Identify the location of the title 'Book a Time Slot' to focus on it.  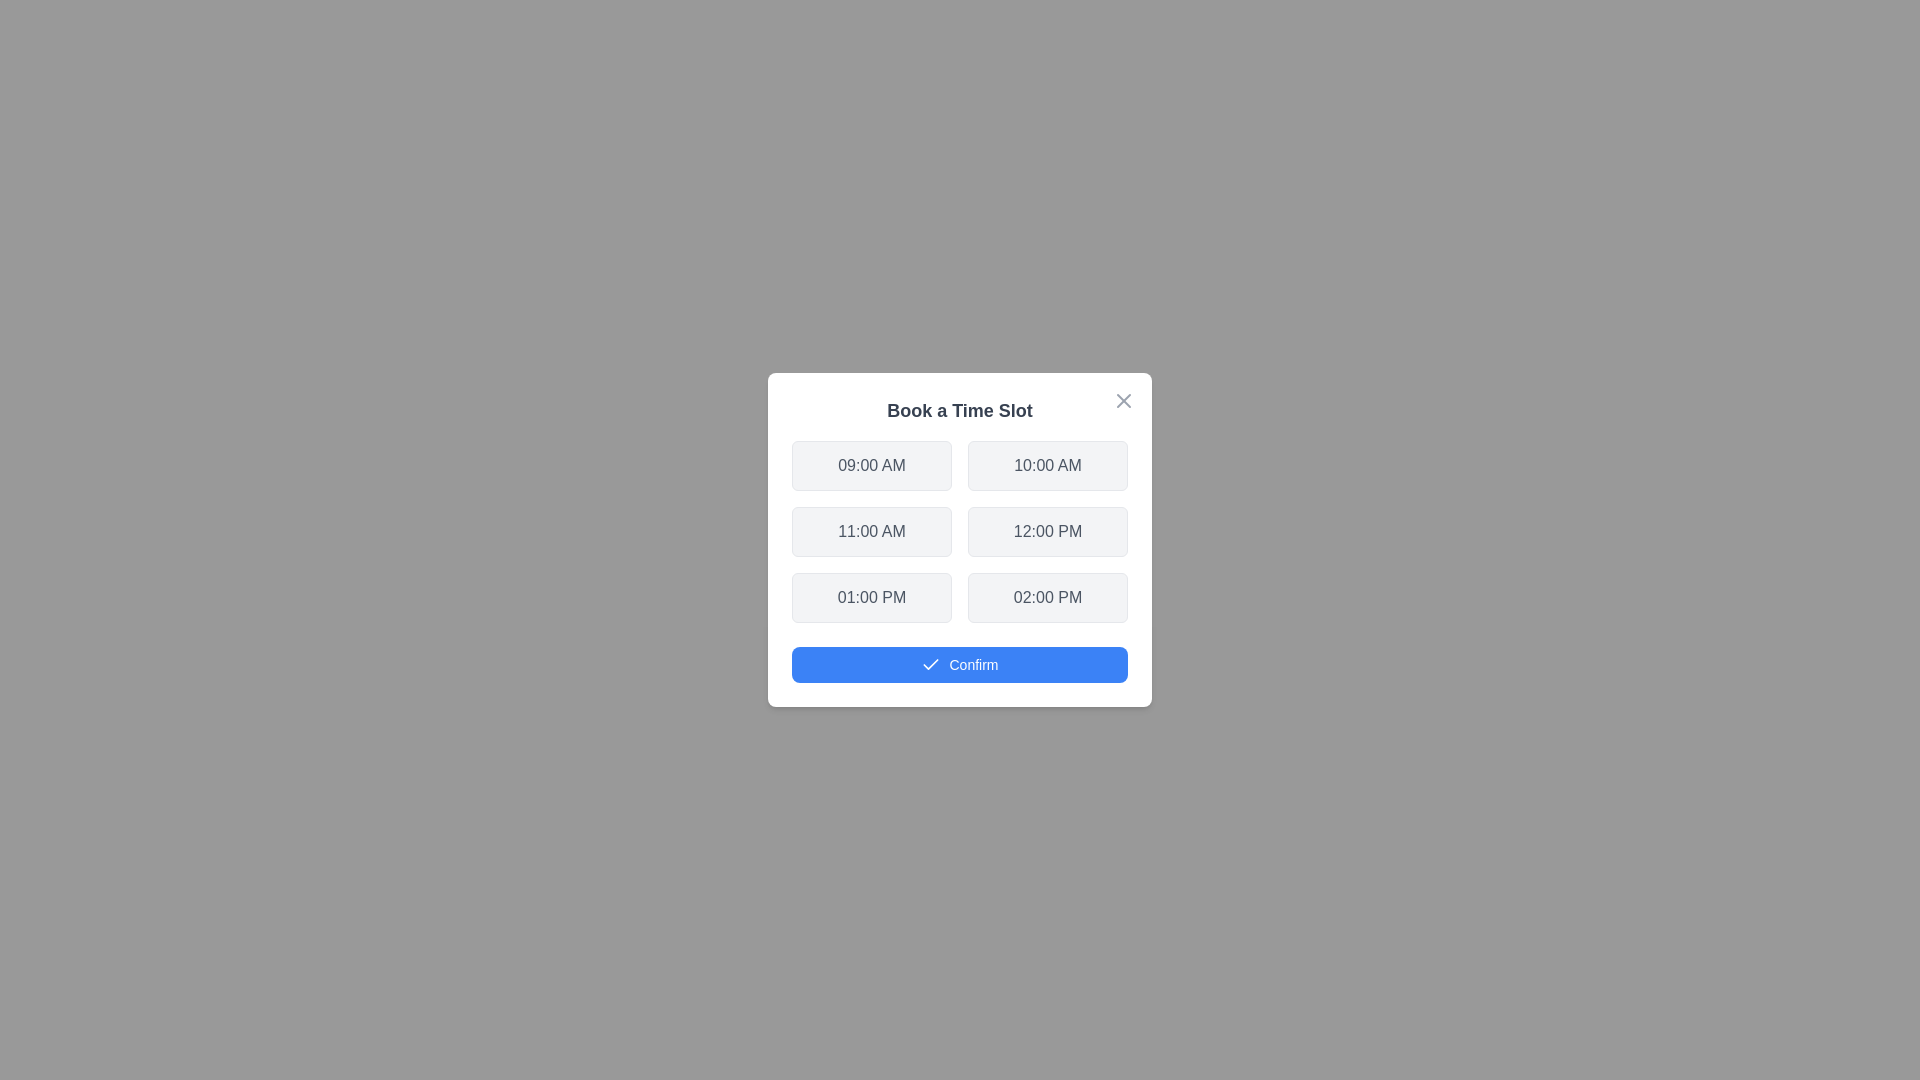
(960, 410).